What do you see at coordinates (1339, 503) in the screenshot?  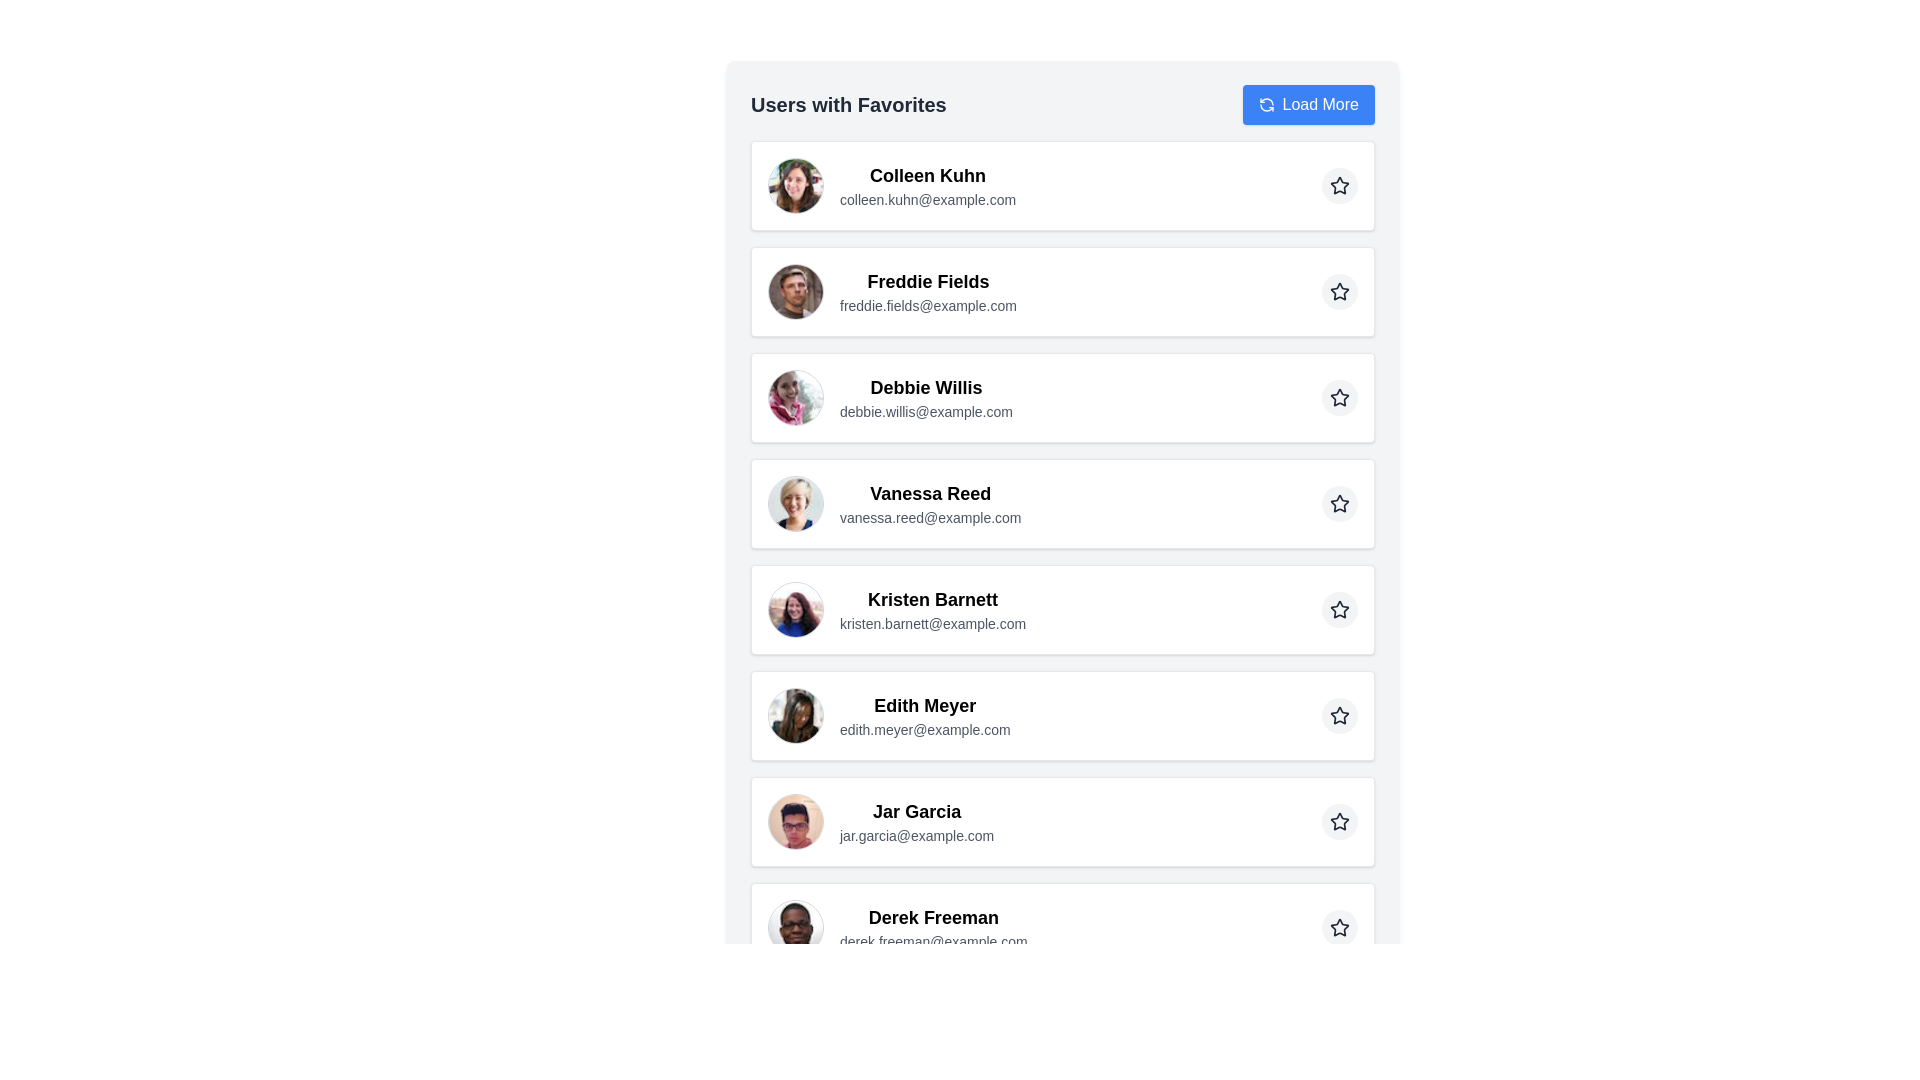 I see `the circular icon button with a light gray background and a black outlined star icon` at bounding box center [1339, 503].